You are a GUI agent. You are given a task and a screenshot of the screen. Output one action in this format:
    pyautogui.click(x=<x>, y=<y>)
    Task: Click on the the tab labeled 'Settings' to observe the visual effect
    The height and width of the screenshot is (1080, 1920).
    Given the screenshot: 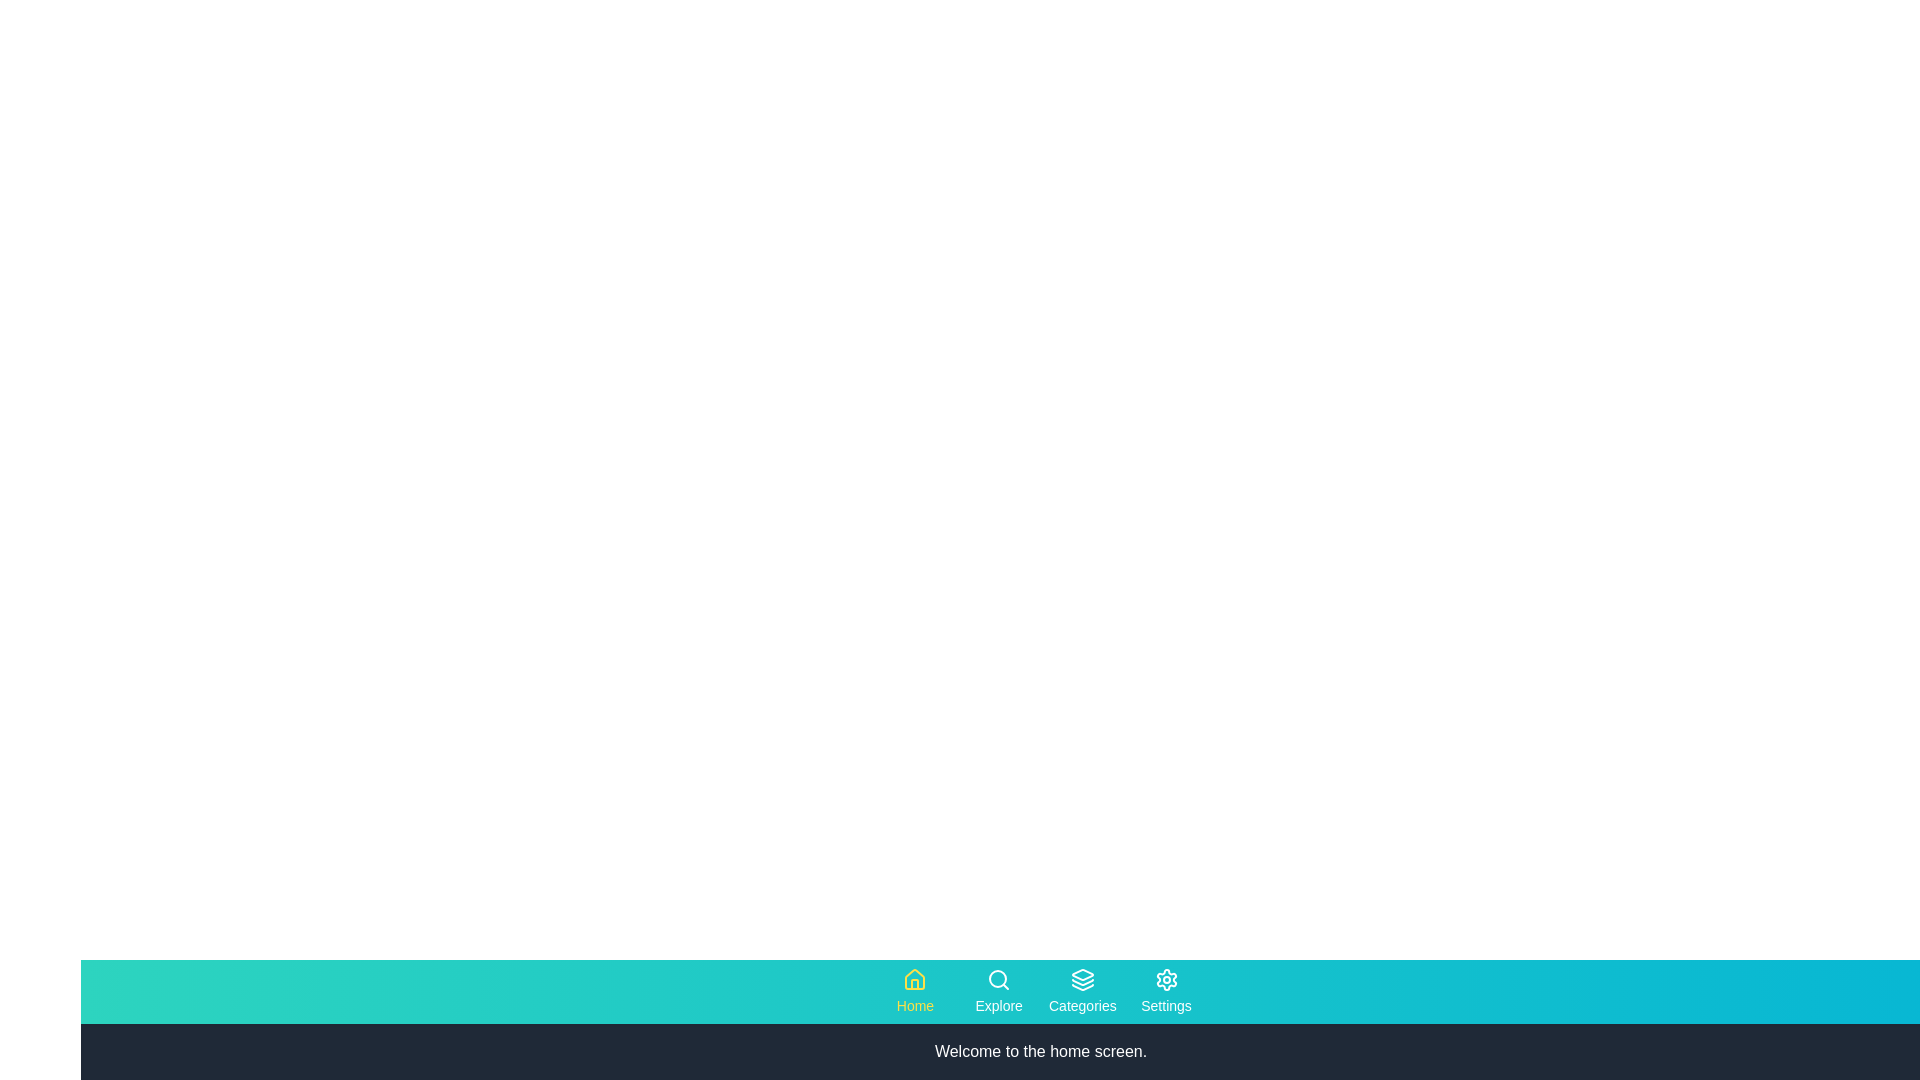 What is the action you would take?
    pyautogui.click(x=1166, y=991)
    